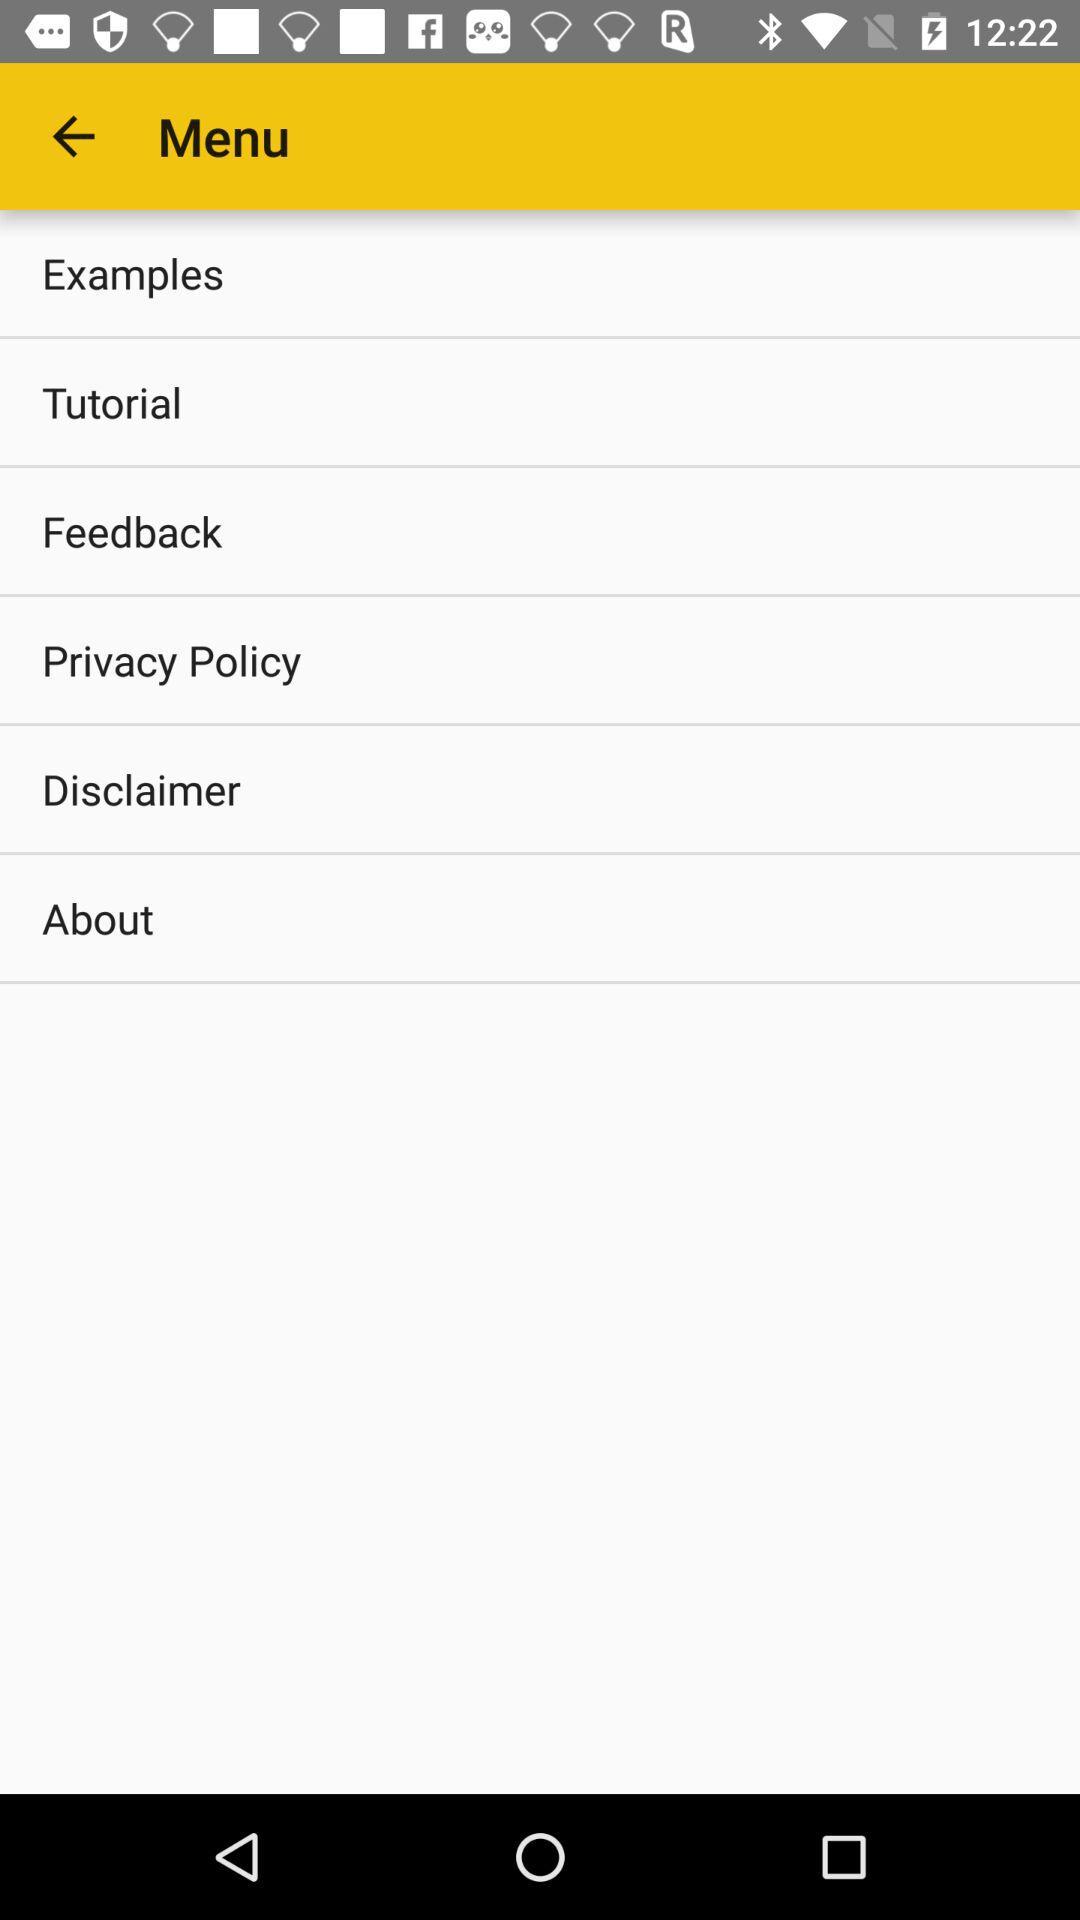 The width and height of the screenshot is (1080, 1920). I want to click on icon above examples item, so click(72, 135).